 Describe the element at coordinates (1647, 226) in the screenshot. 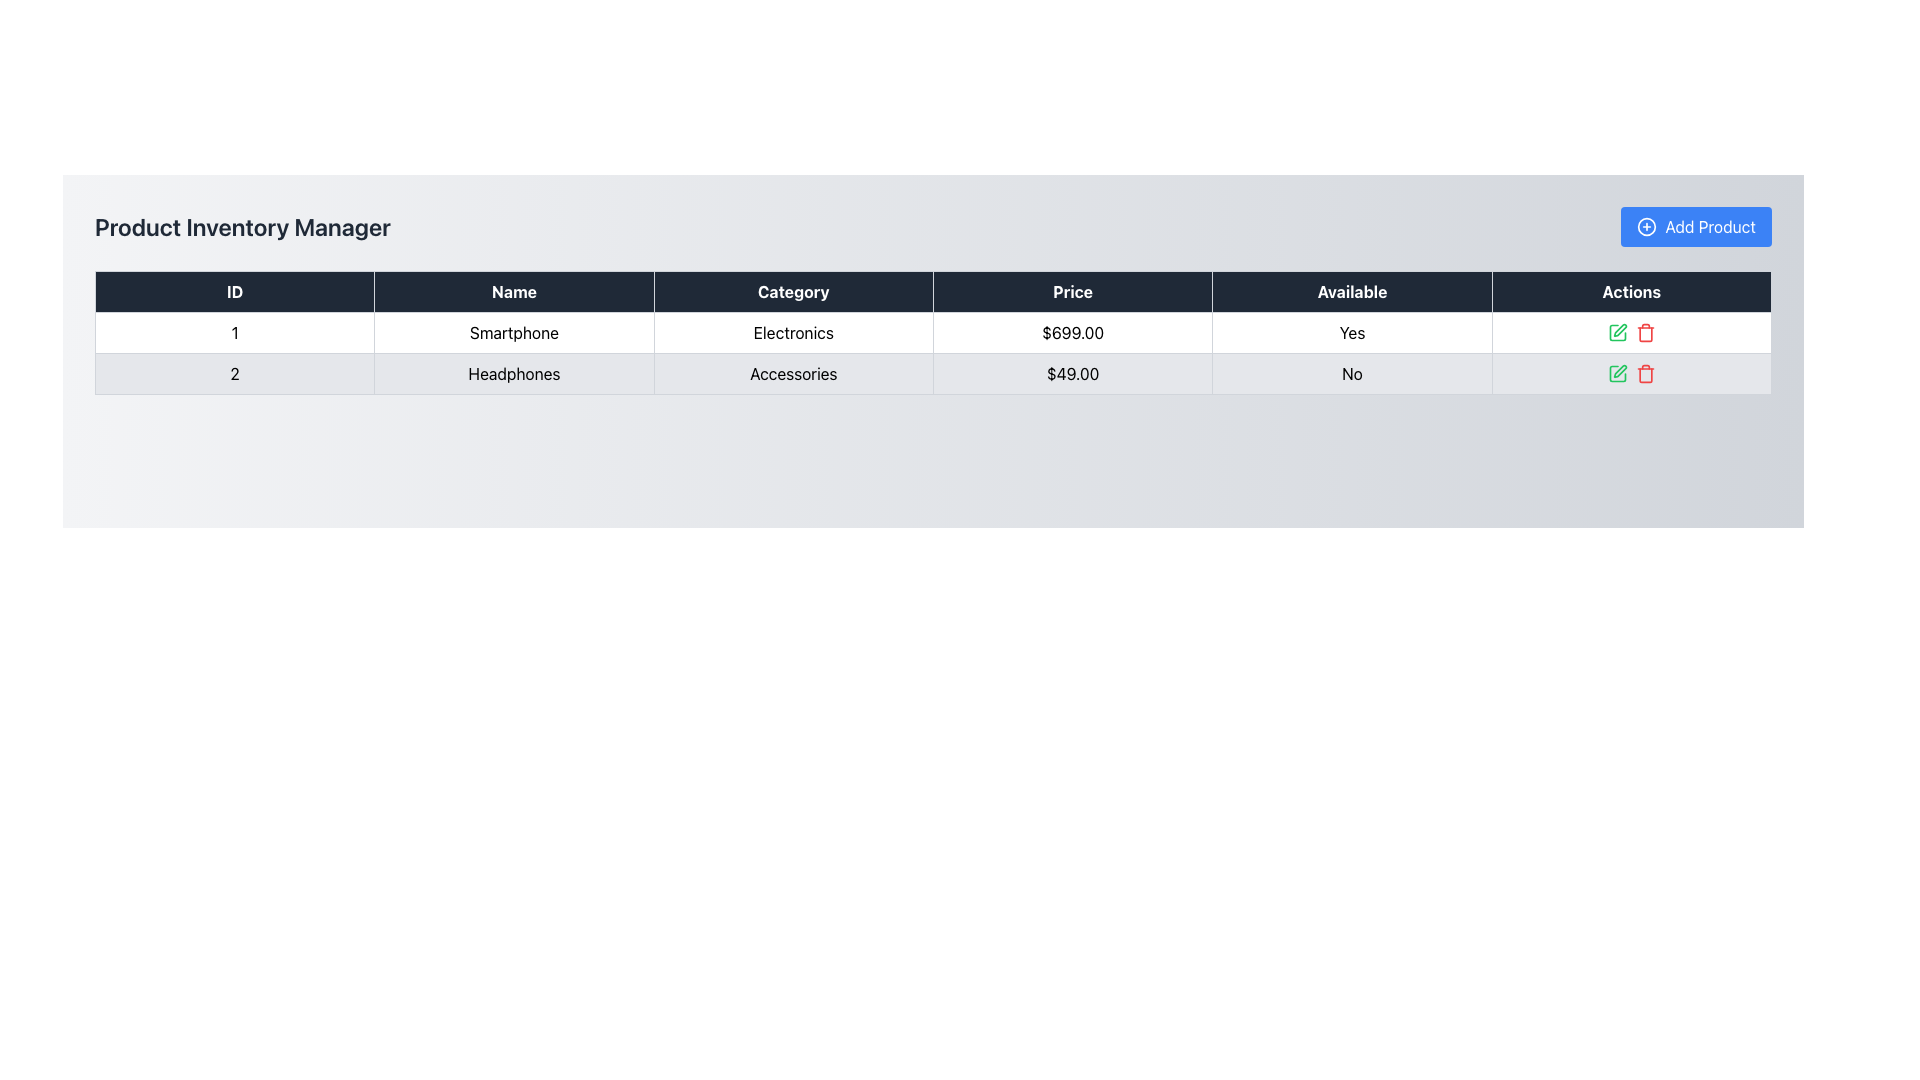

I see `the SVG icon that represents the 'Add Product' action, located` at that location.